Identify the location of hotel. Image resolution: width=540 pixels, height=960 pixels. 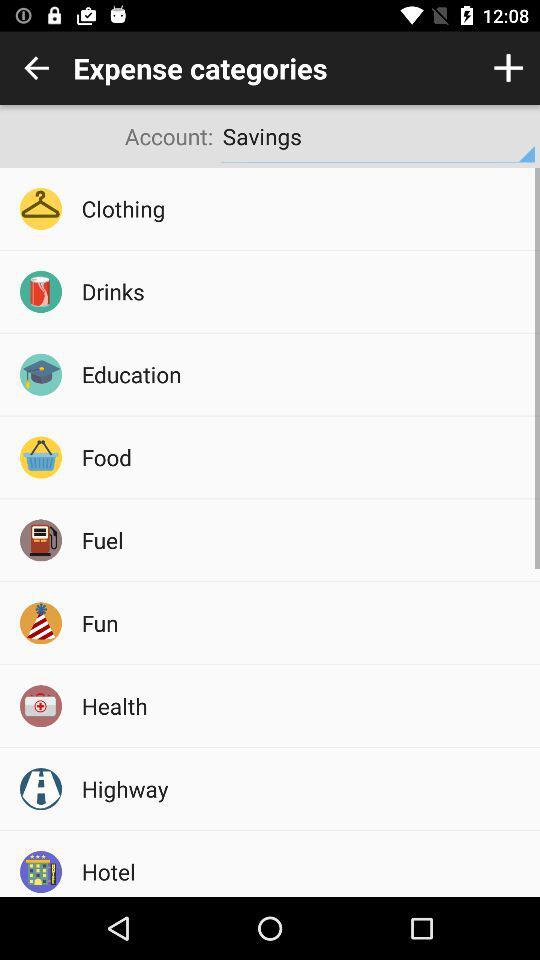
(303, 870).